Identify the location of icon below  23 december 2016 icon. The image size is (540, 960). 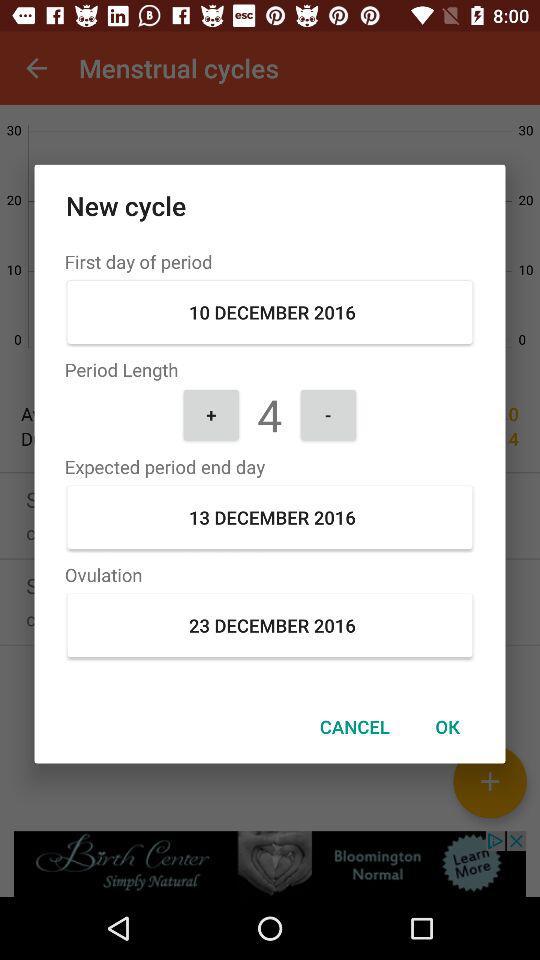
(353, 725).